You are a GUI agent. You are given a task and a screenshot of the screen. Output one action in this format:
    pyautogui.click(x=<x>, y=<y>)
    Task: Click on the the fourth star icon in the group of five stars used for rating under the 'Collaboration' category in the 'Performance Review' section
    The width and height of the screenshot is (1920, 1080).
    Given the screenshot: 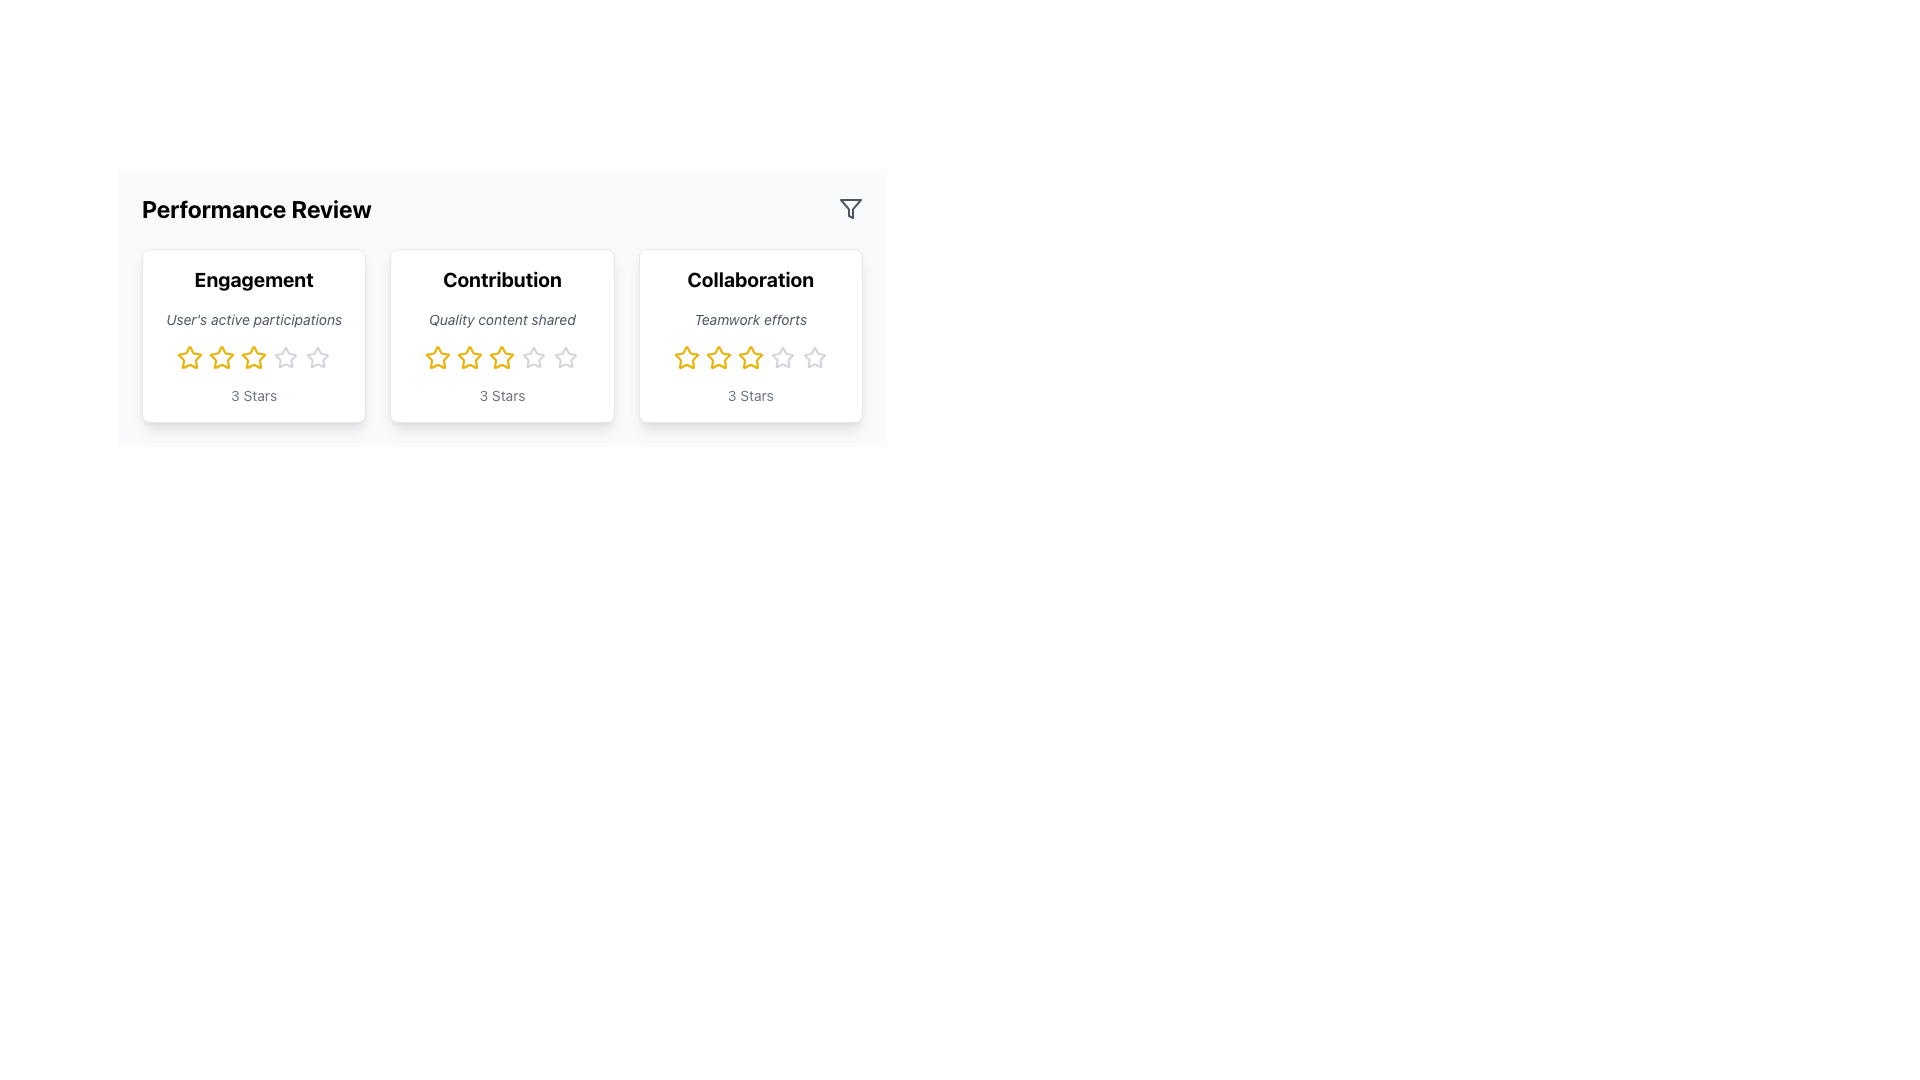 What is the action you would take?
    pyautogui.click(x=781, y=356)
    